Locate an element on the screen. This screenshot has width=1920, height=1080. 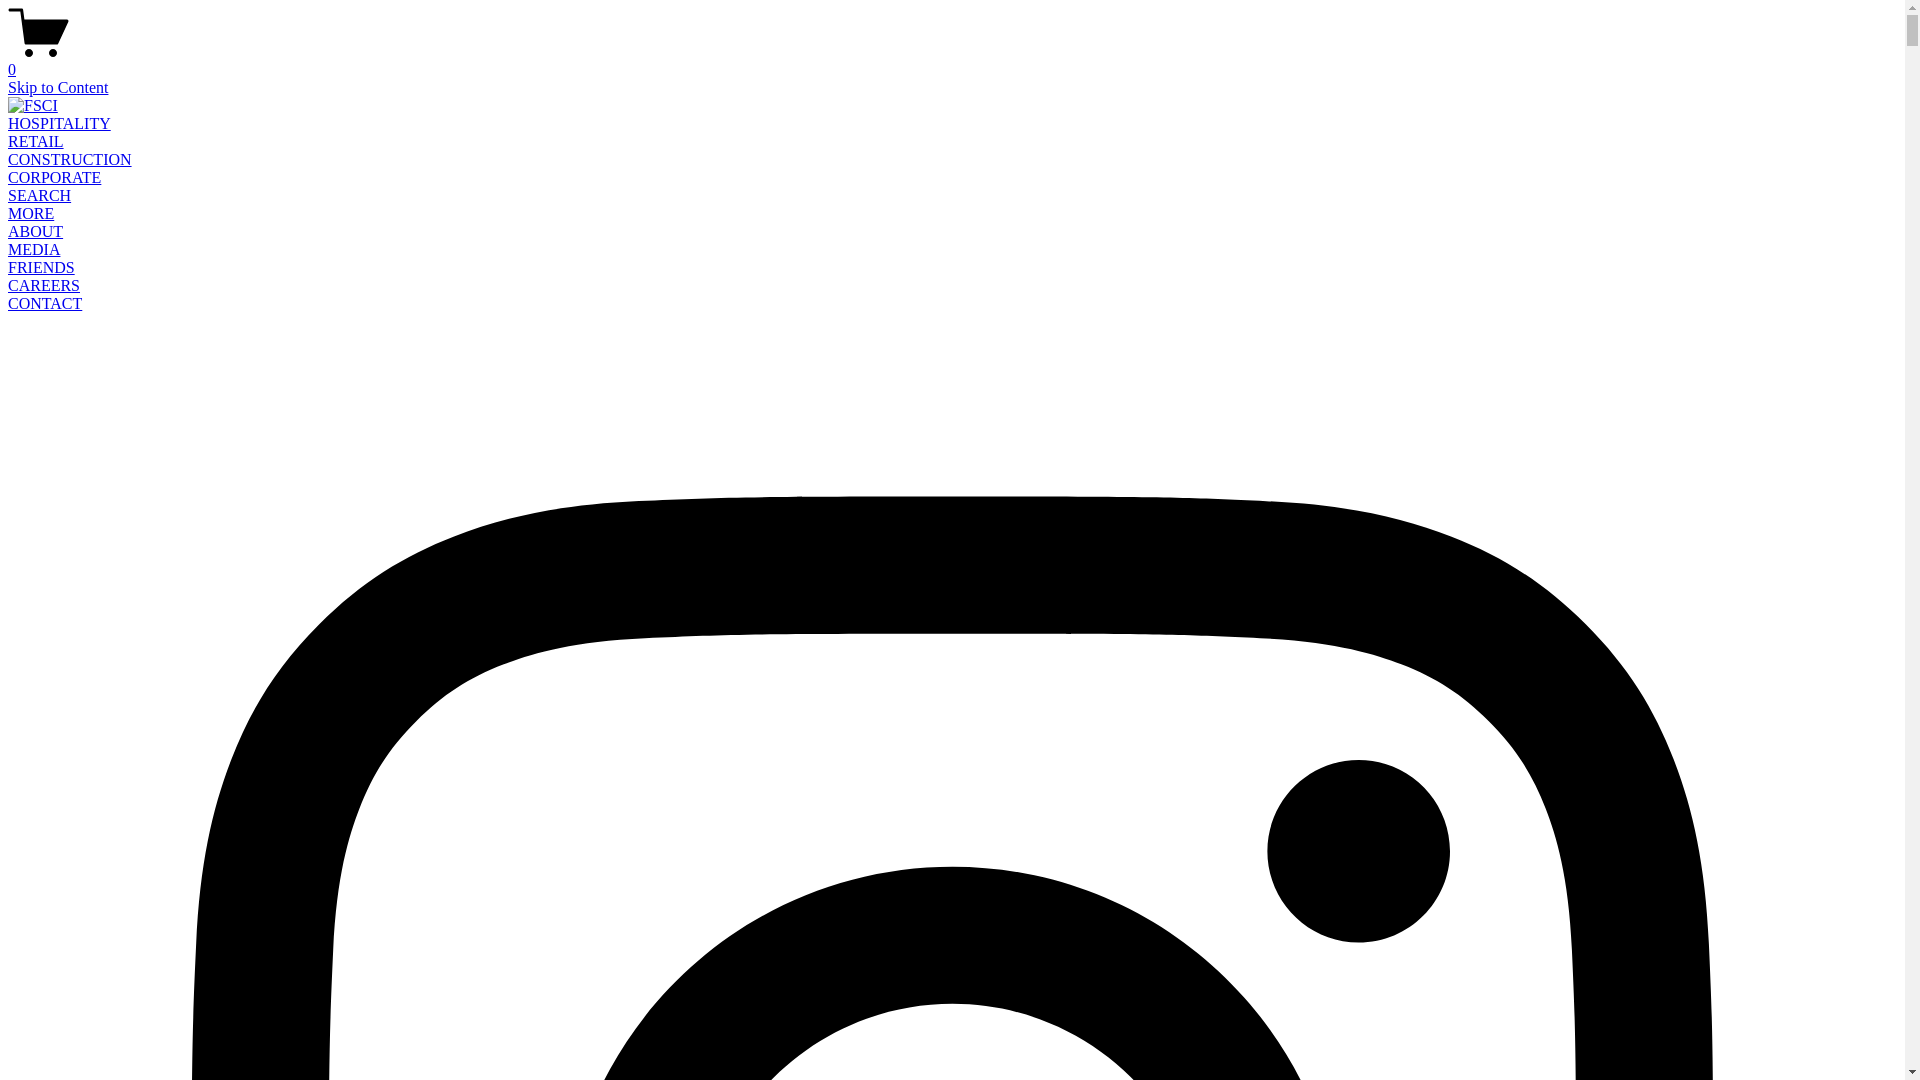
'MEDIA' is located at coordinates (33, 248).